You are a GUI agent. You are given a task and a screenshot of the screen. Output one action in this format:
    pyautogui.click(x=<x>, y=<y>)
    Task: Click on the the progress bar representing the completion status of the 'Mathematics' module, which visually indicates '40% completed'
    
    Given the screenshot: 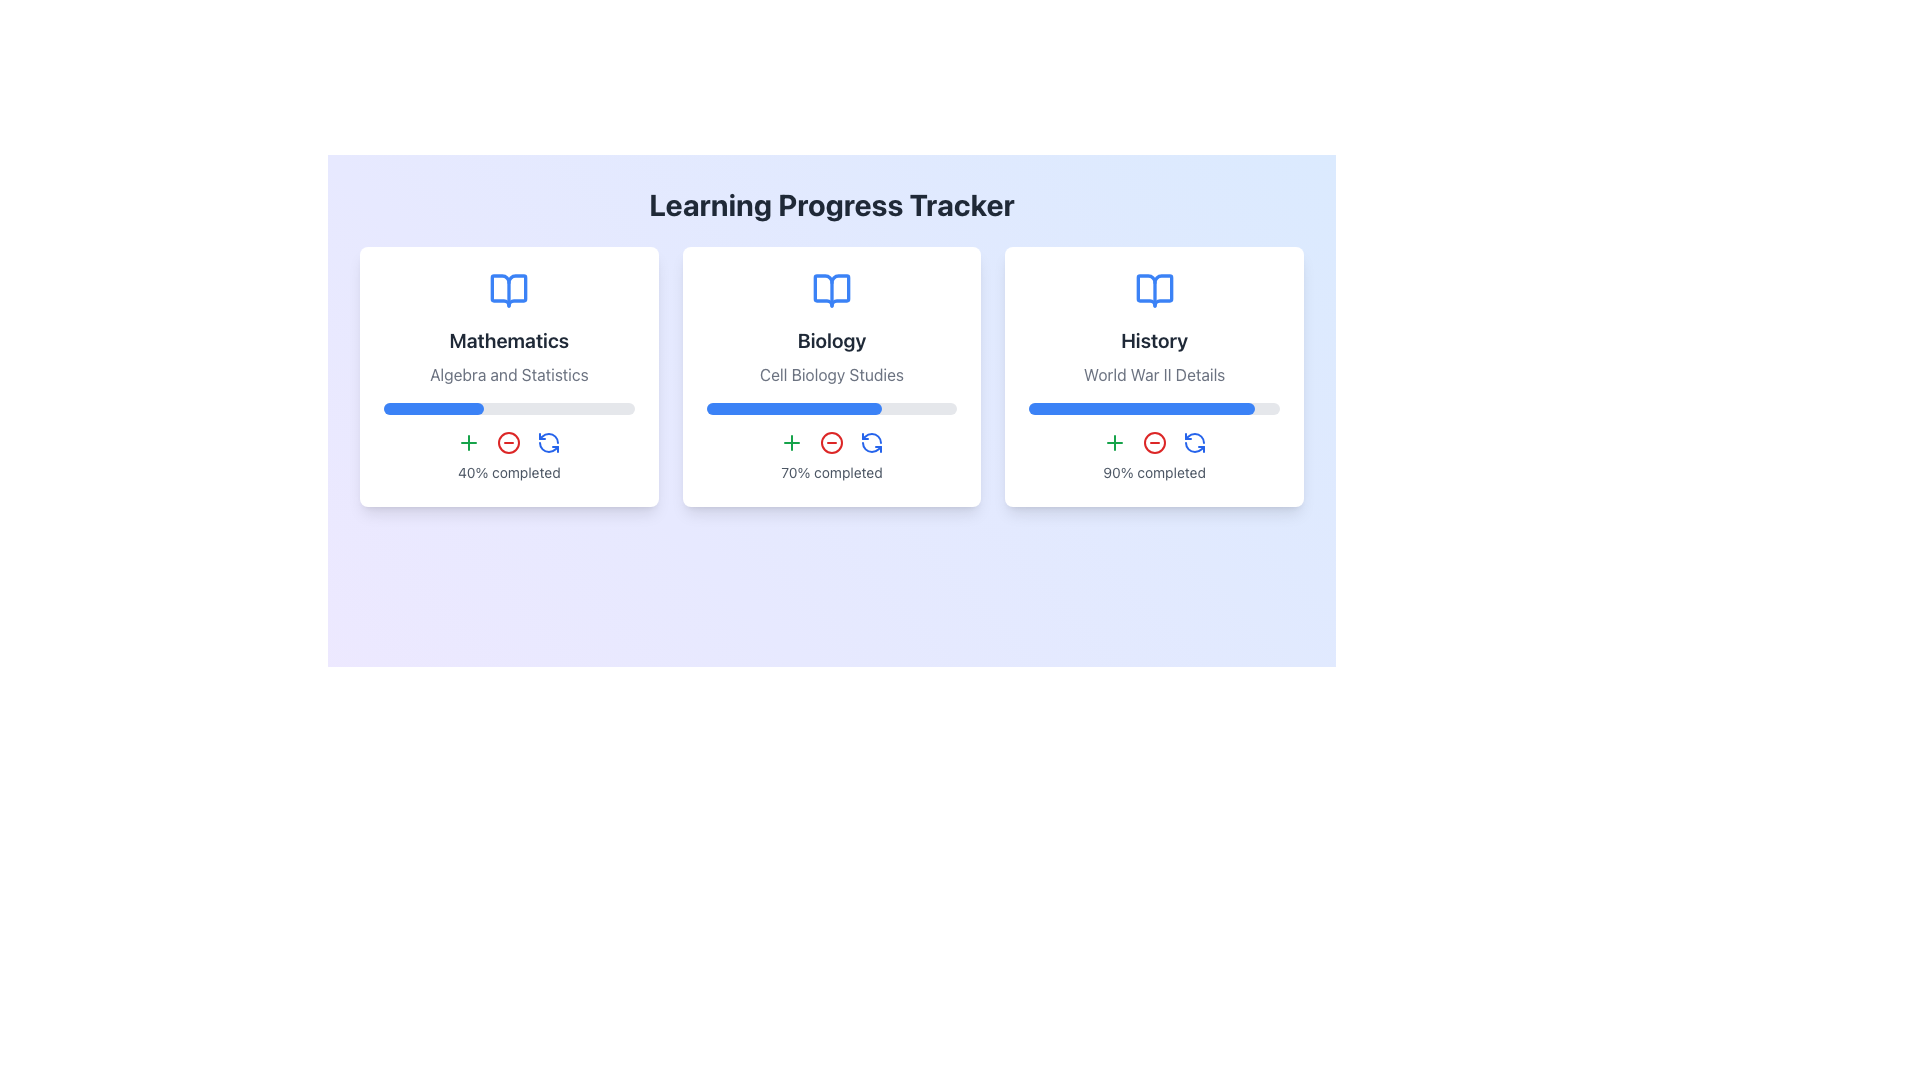 What is the action you would take?
    pyautogui.click(x=509, y=407)
    